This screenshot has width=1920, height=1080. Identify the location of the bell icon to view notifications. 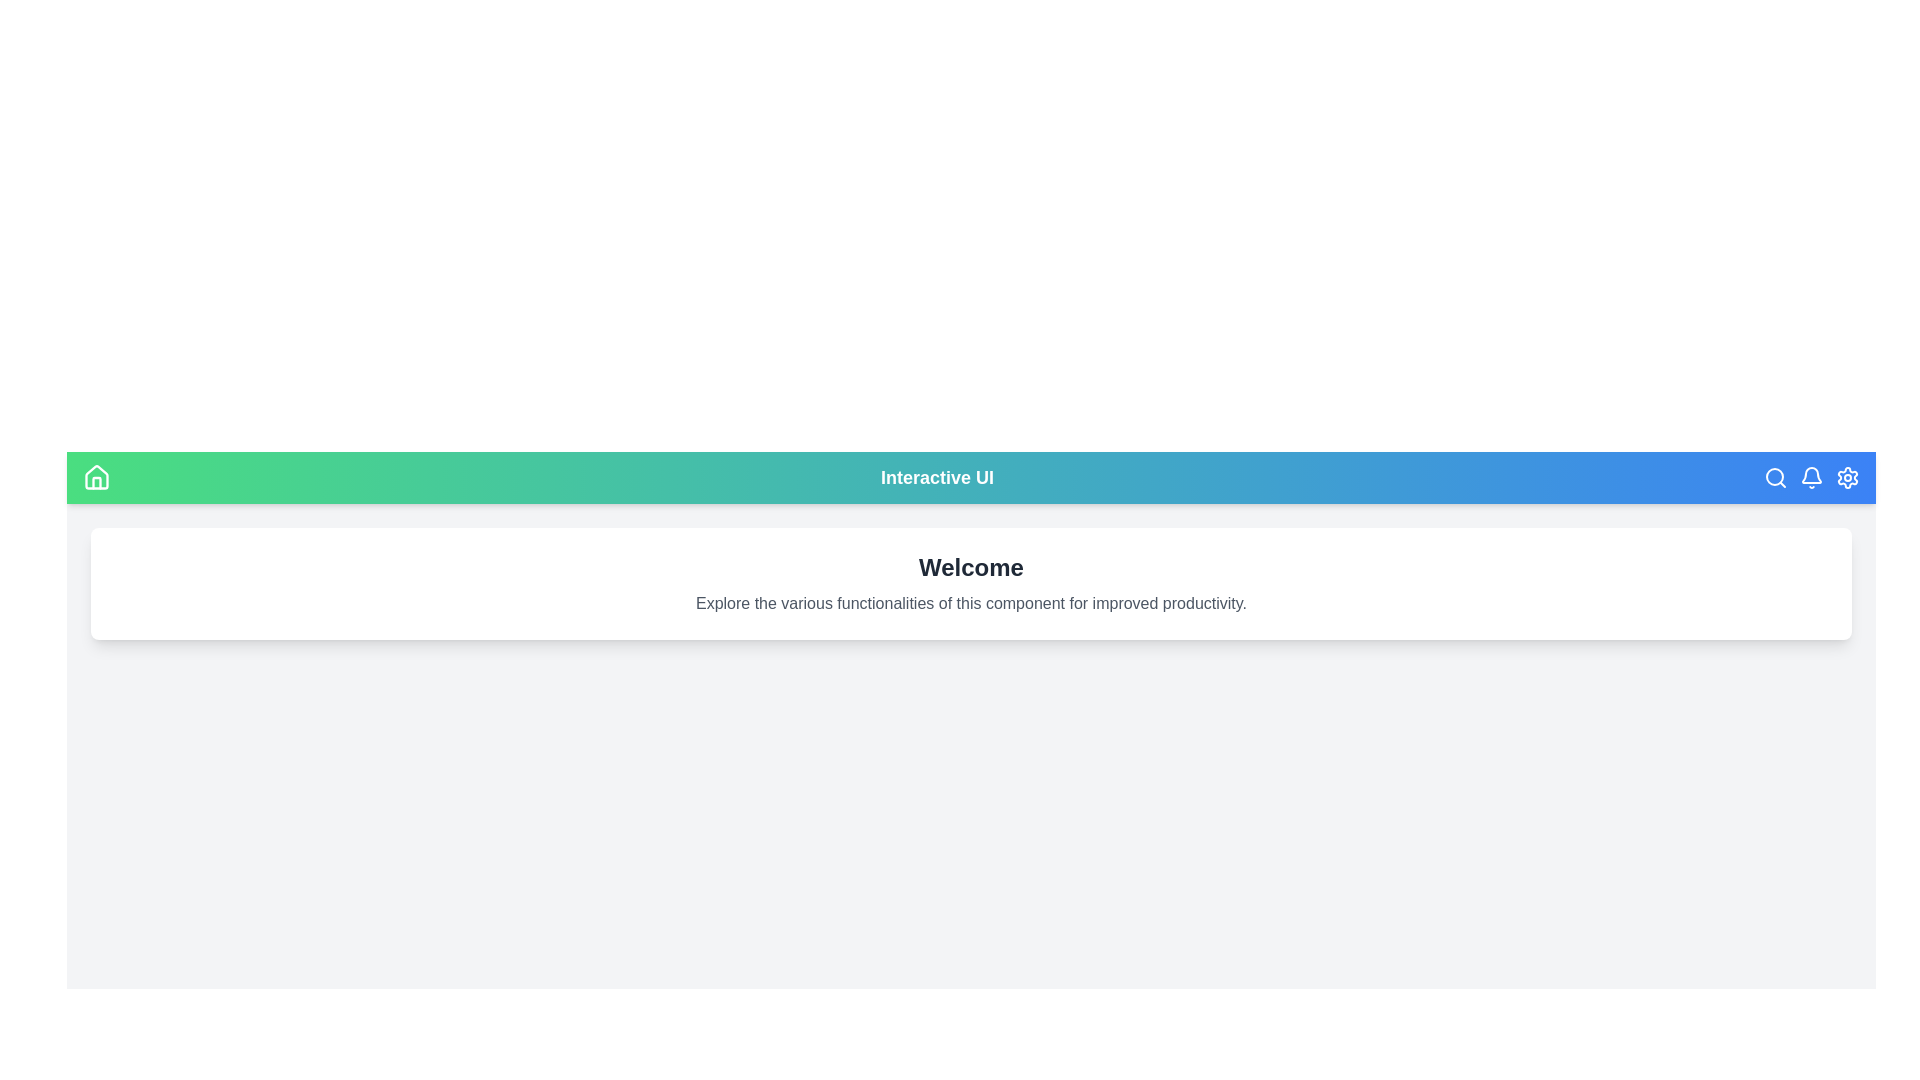
(1811, 478).